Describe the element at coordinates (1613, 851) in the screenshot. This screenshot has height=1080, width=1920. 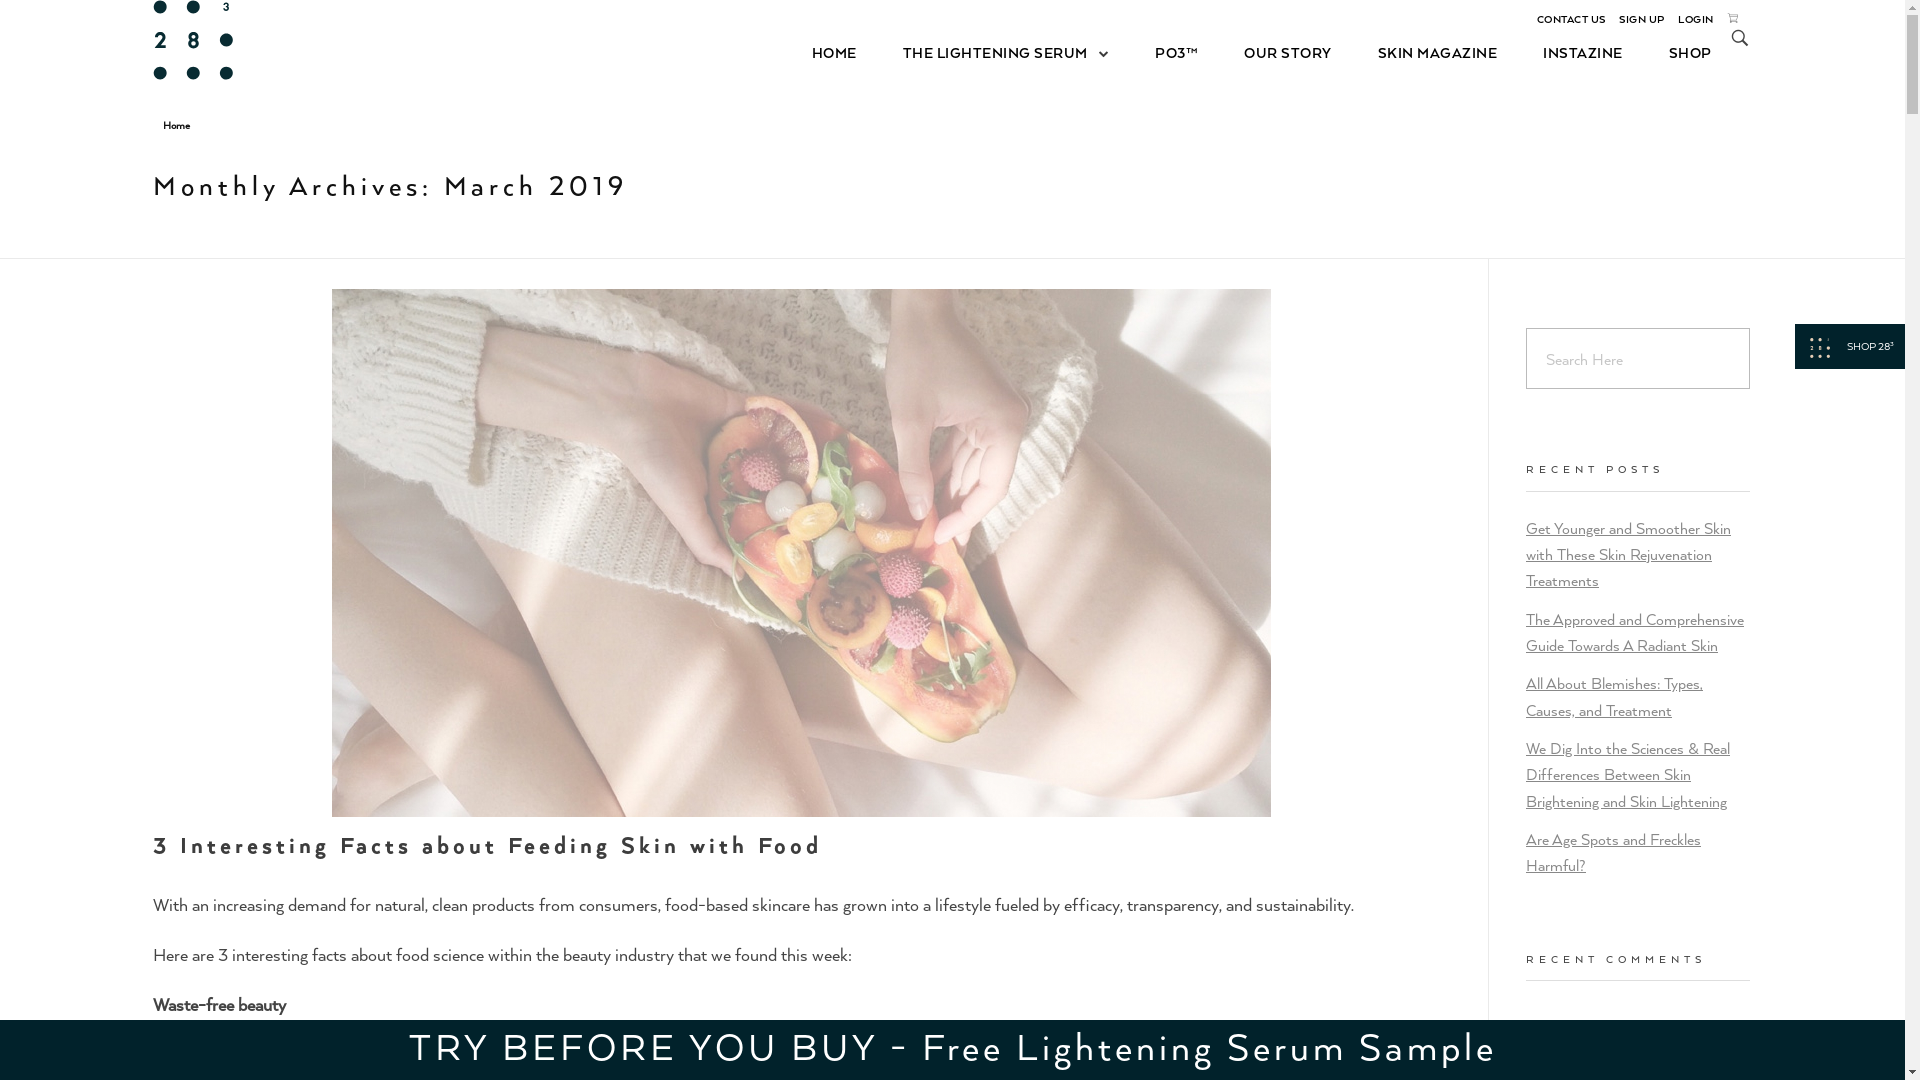
I see `'Are Age Spots and Freckles Harmful?'` at that location.